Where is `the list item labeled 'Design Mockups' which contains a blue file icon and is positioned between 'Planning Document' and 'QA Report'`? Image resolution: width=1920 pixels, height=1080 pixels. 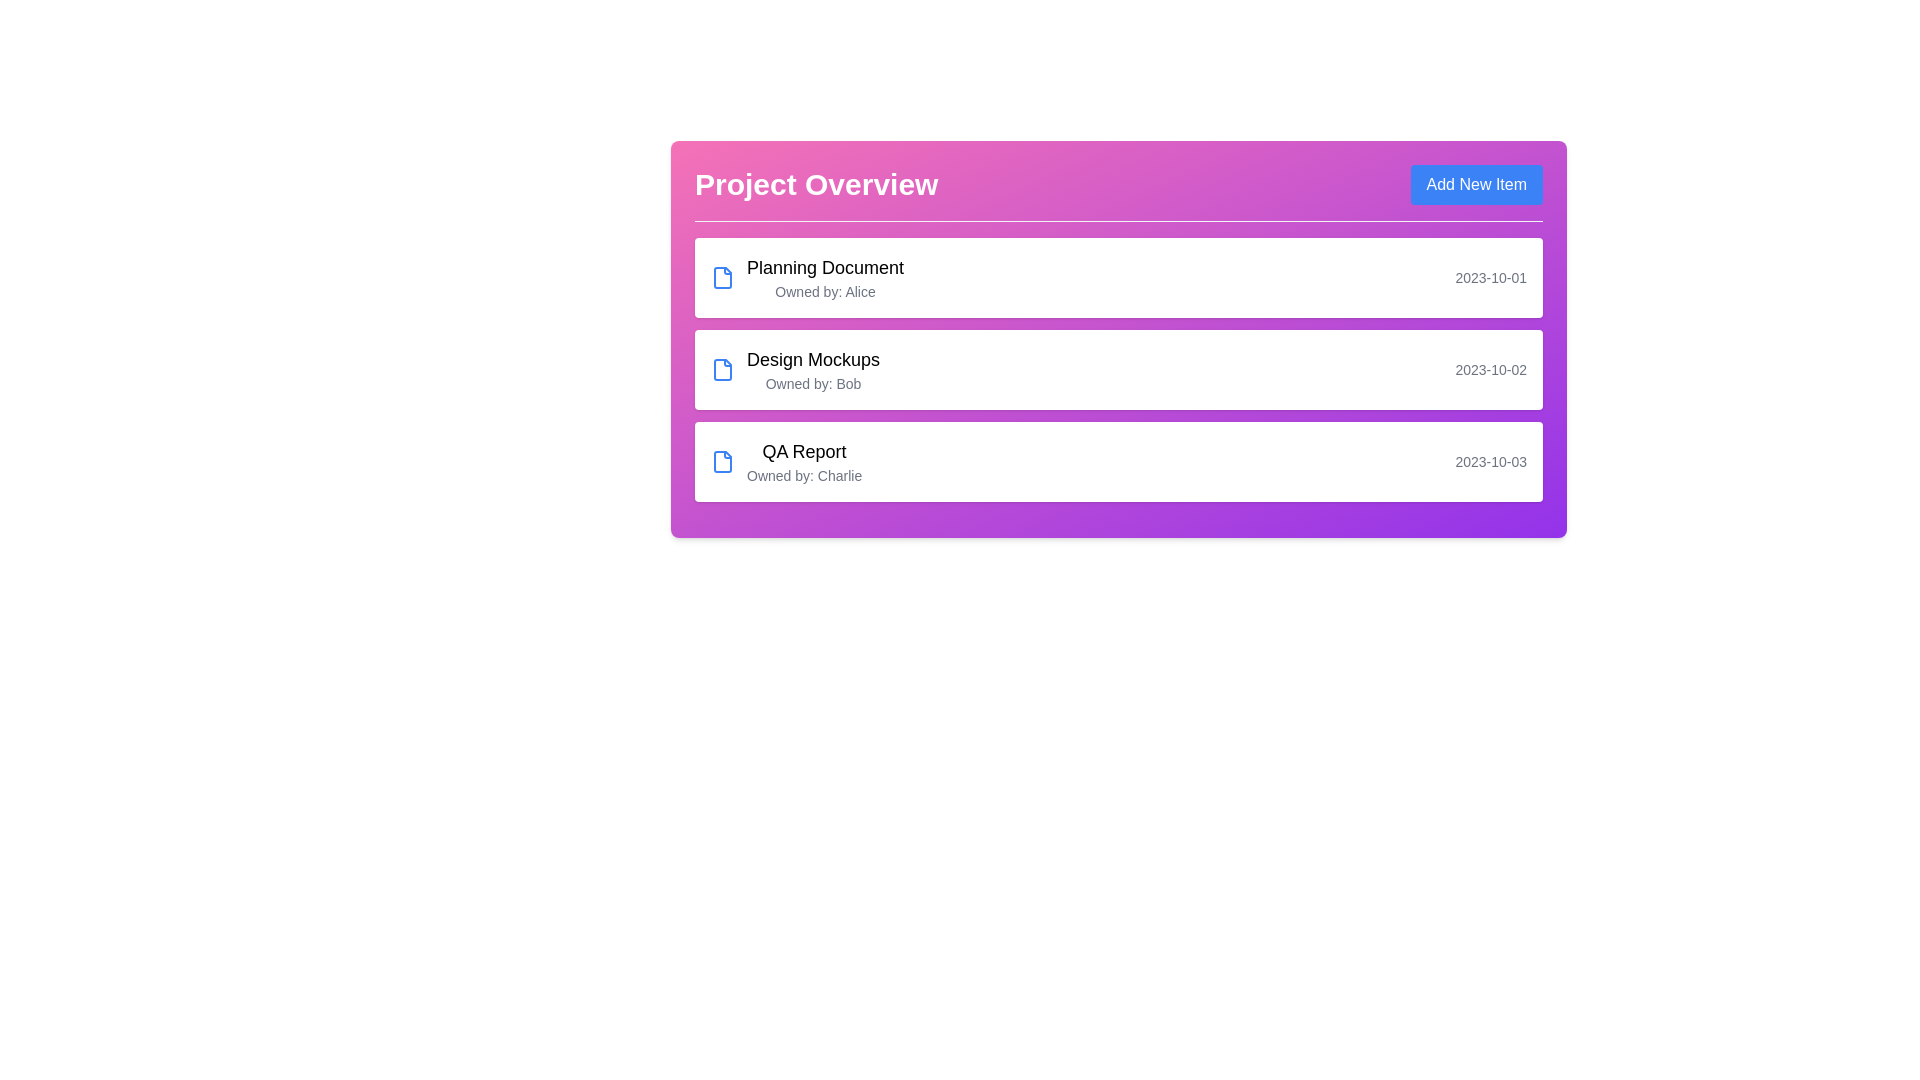
the list item labeled 'Design Mockups' which contains a blue file icon and is positioned between 'Planning Document' and 'QA Report' is located at coordinates (794, 370).